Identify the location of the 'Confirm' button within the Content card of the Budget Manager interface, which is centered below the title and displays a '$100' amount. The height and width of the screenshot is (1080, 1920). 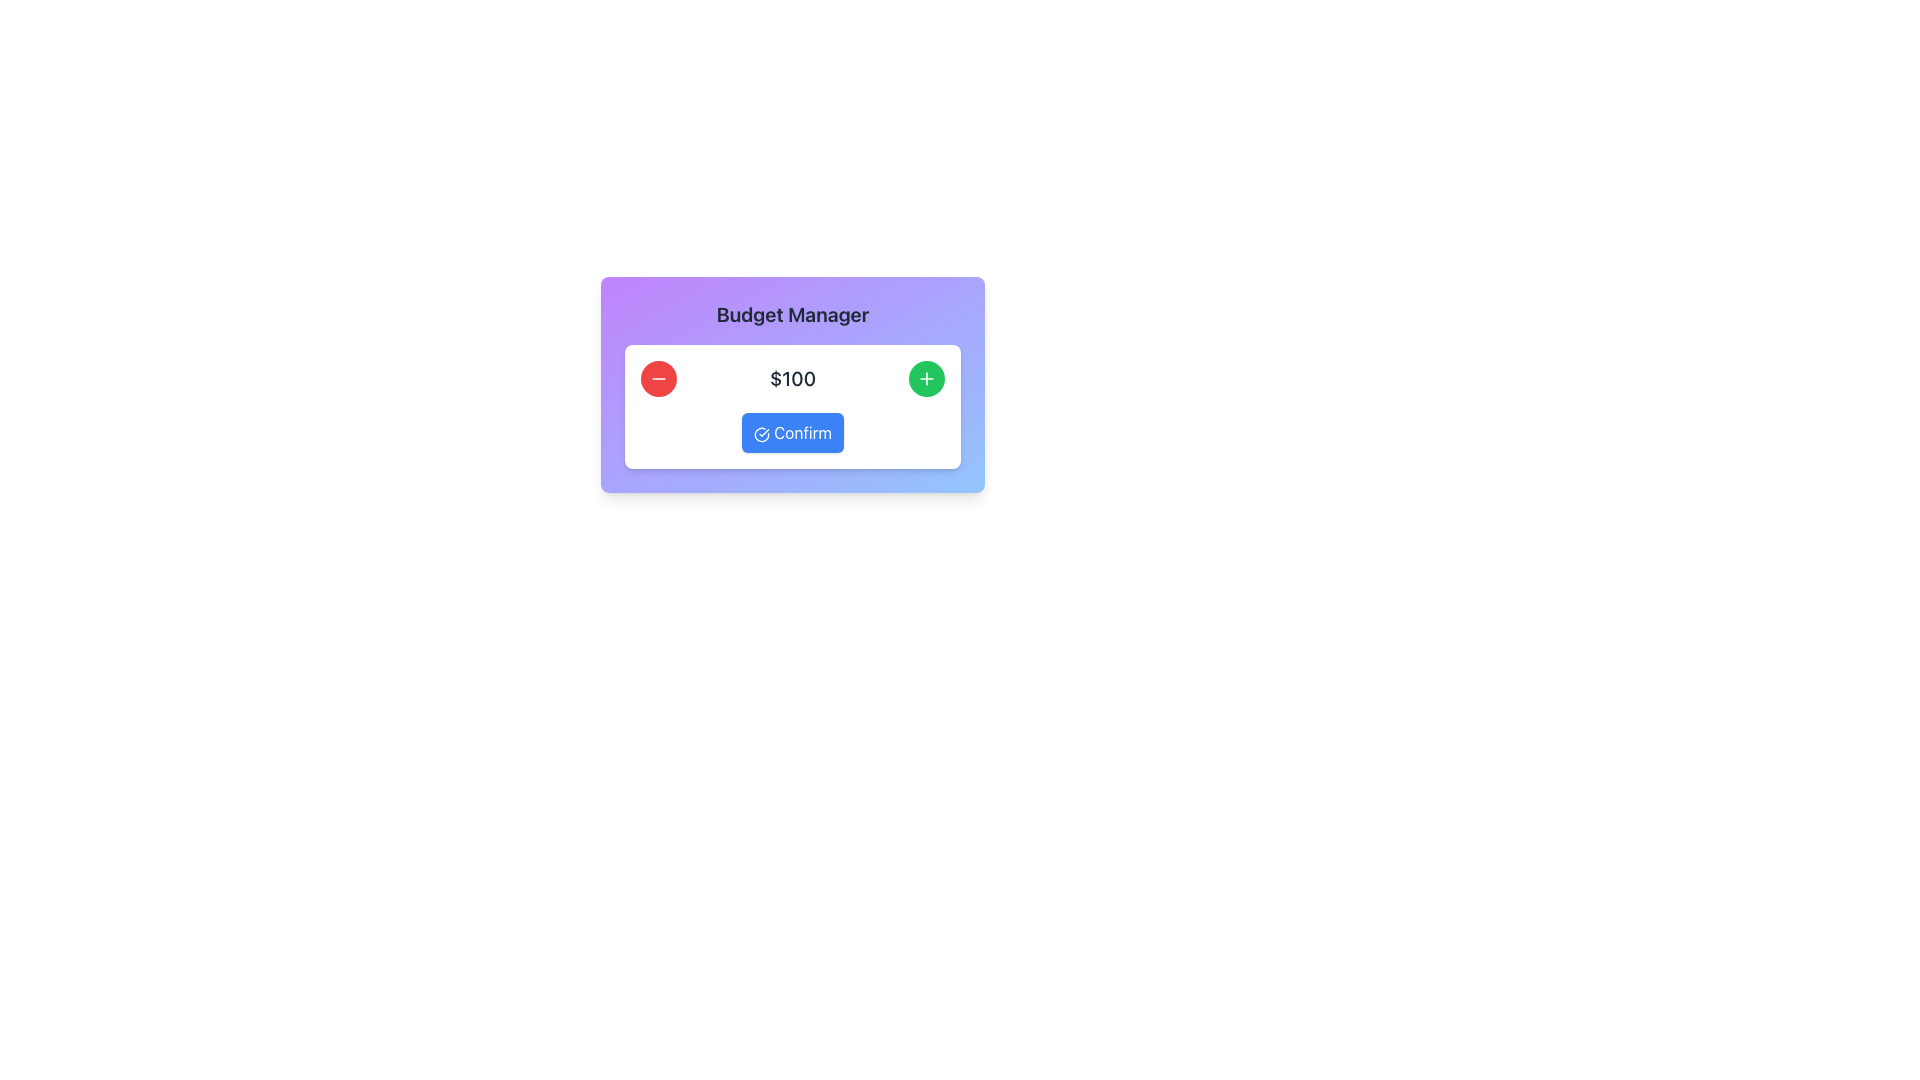
(791, 406).